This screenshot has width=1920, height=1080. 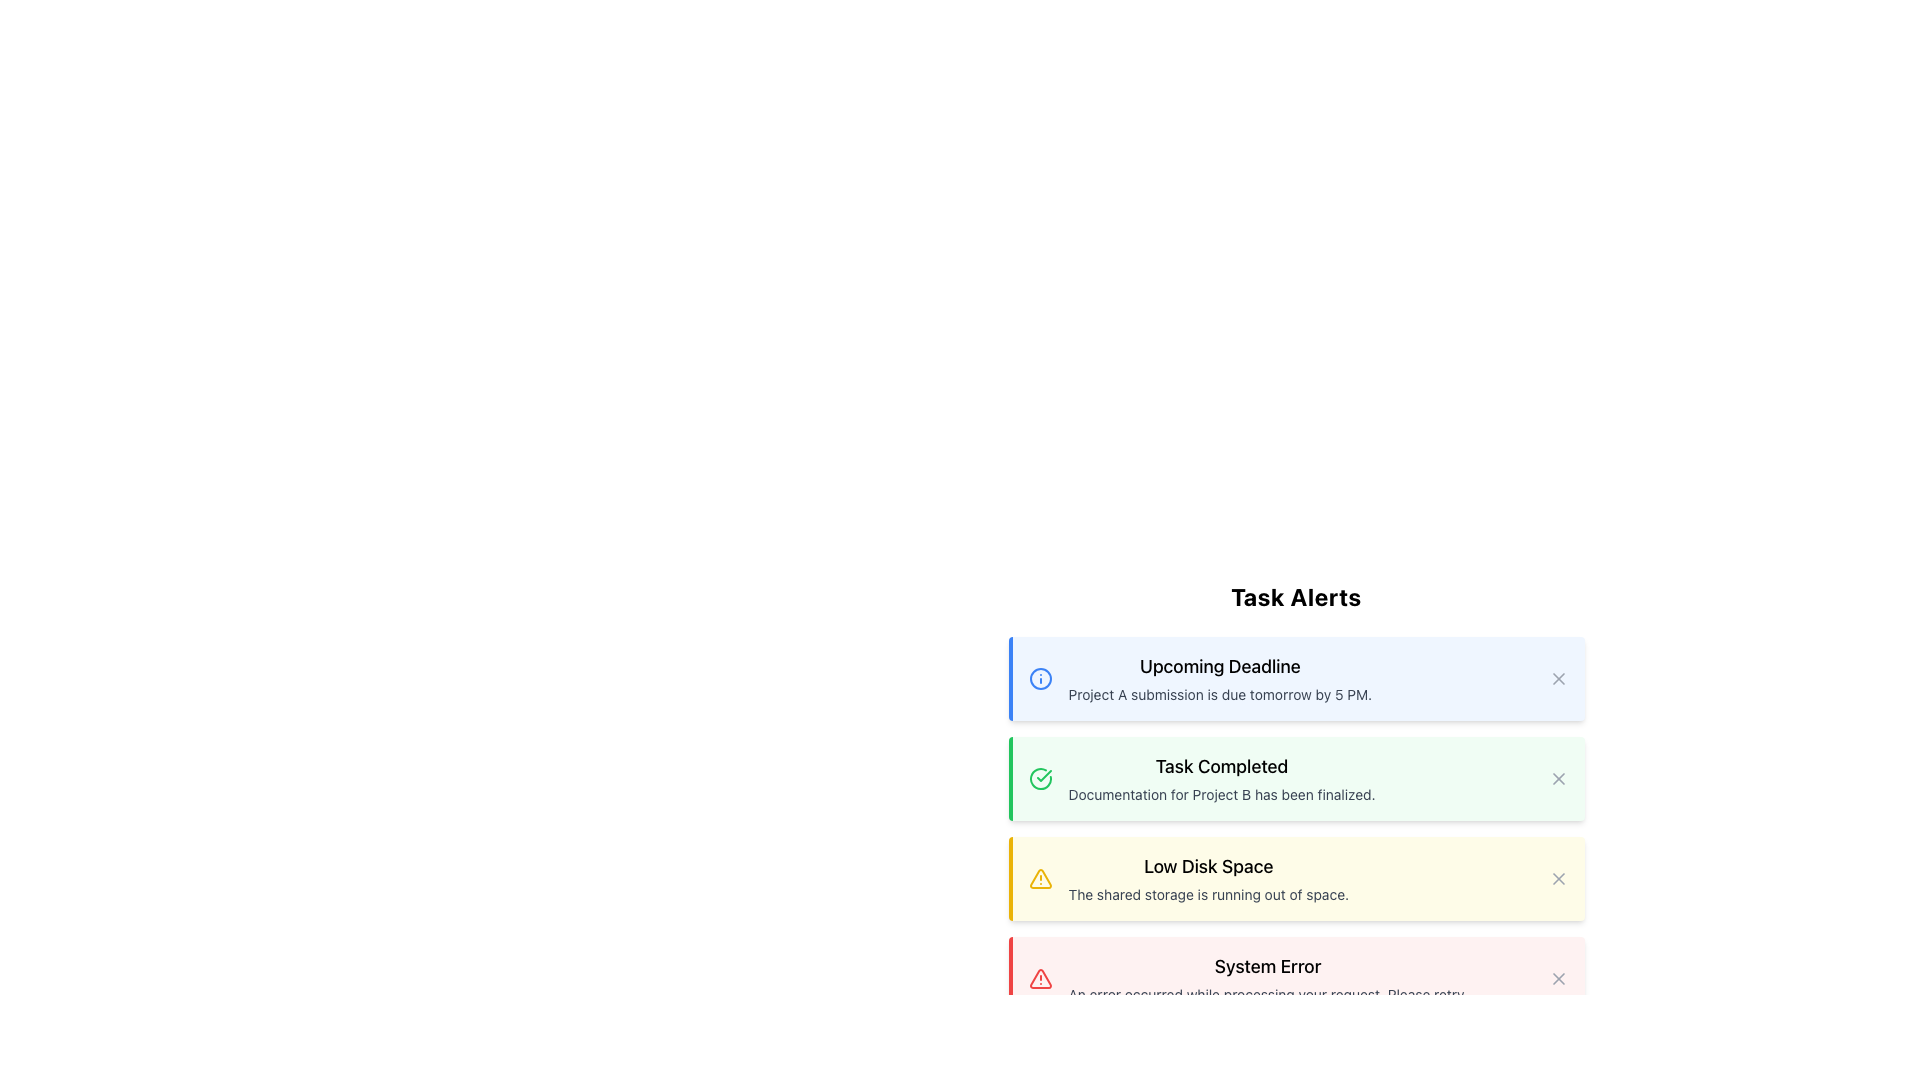 I want to click on the title text element of the low disk space notification alert, which is located in the yellow alert box, positioned below the 'Task Completed' alert and above the 'System Error' alert, so click(x=1207, y=866).